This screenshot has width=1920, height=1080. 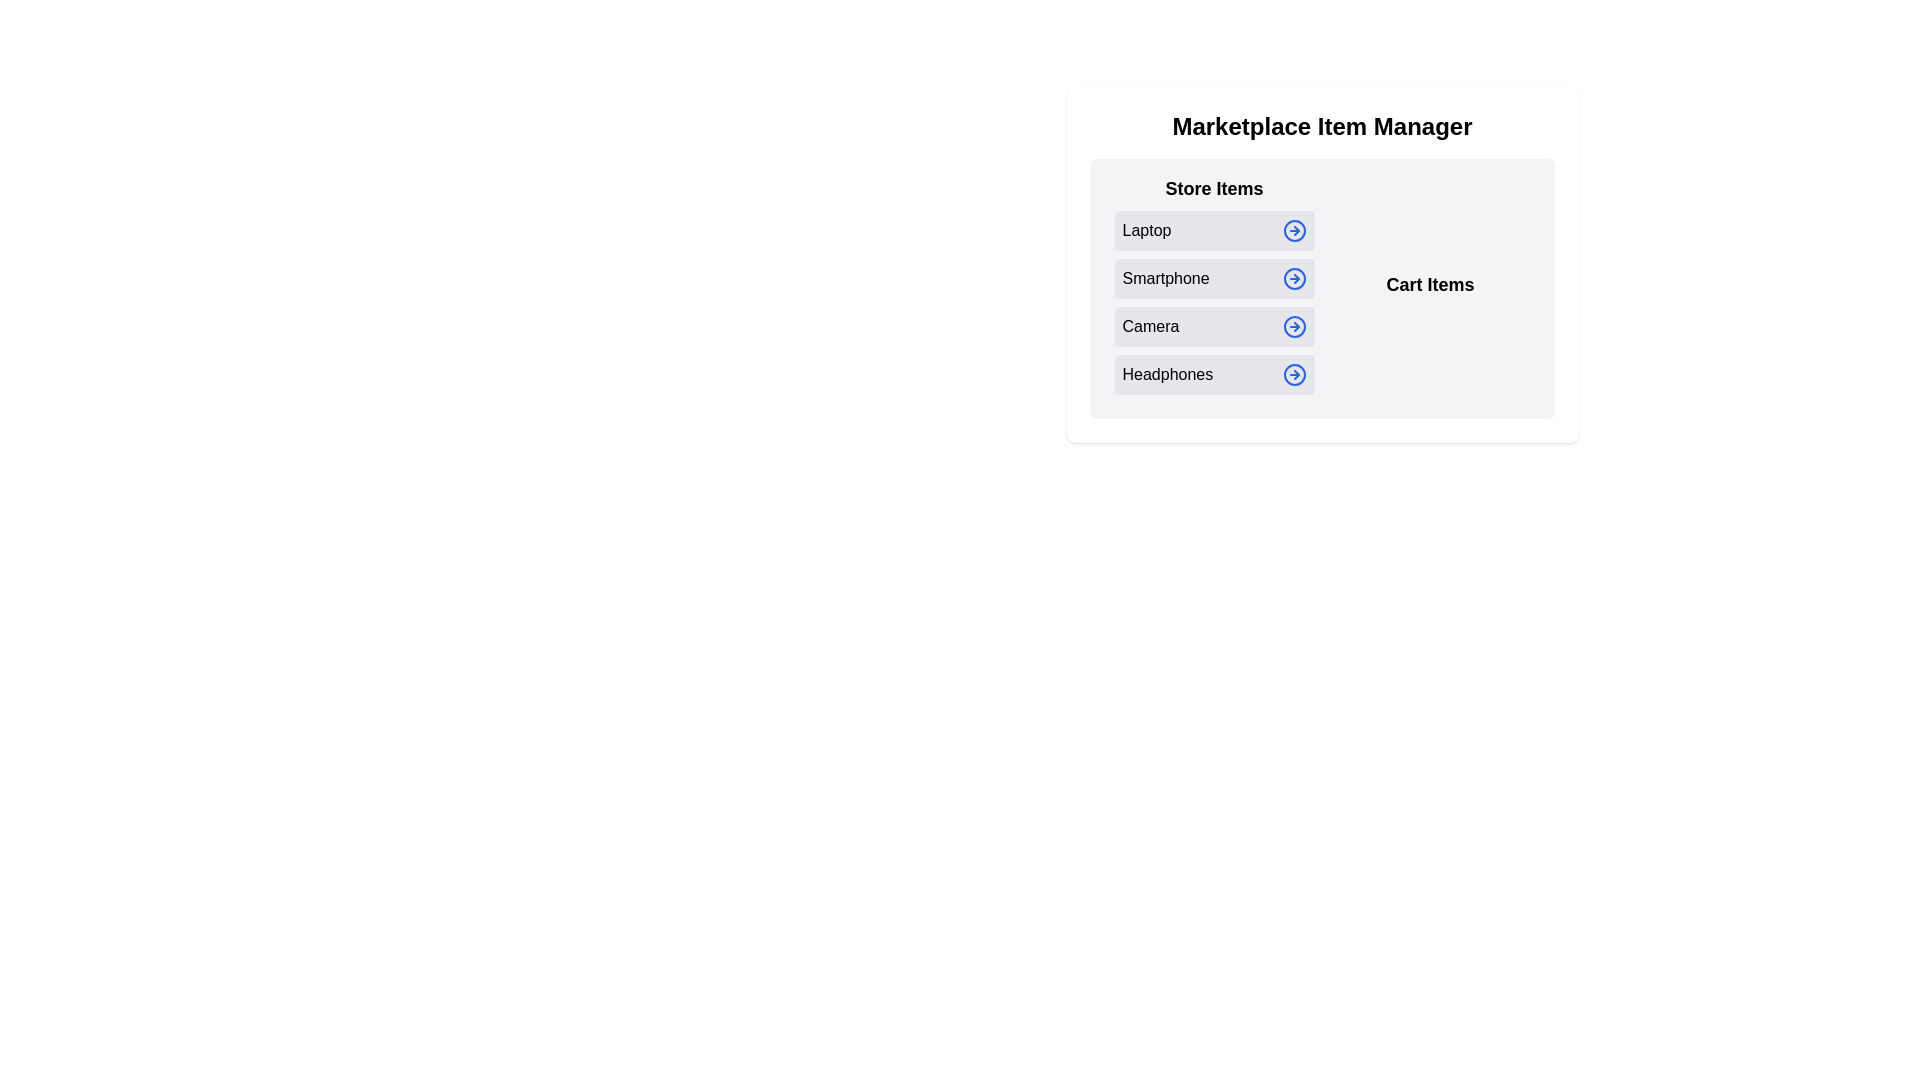 I want to click on arrow icon next to the item labeled Laptop to move it to the Cart Items section, so click(x=1294, y=230).